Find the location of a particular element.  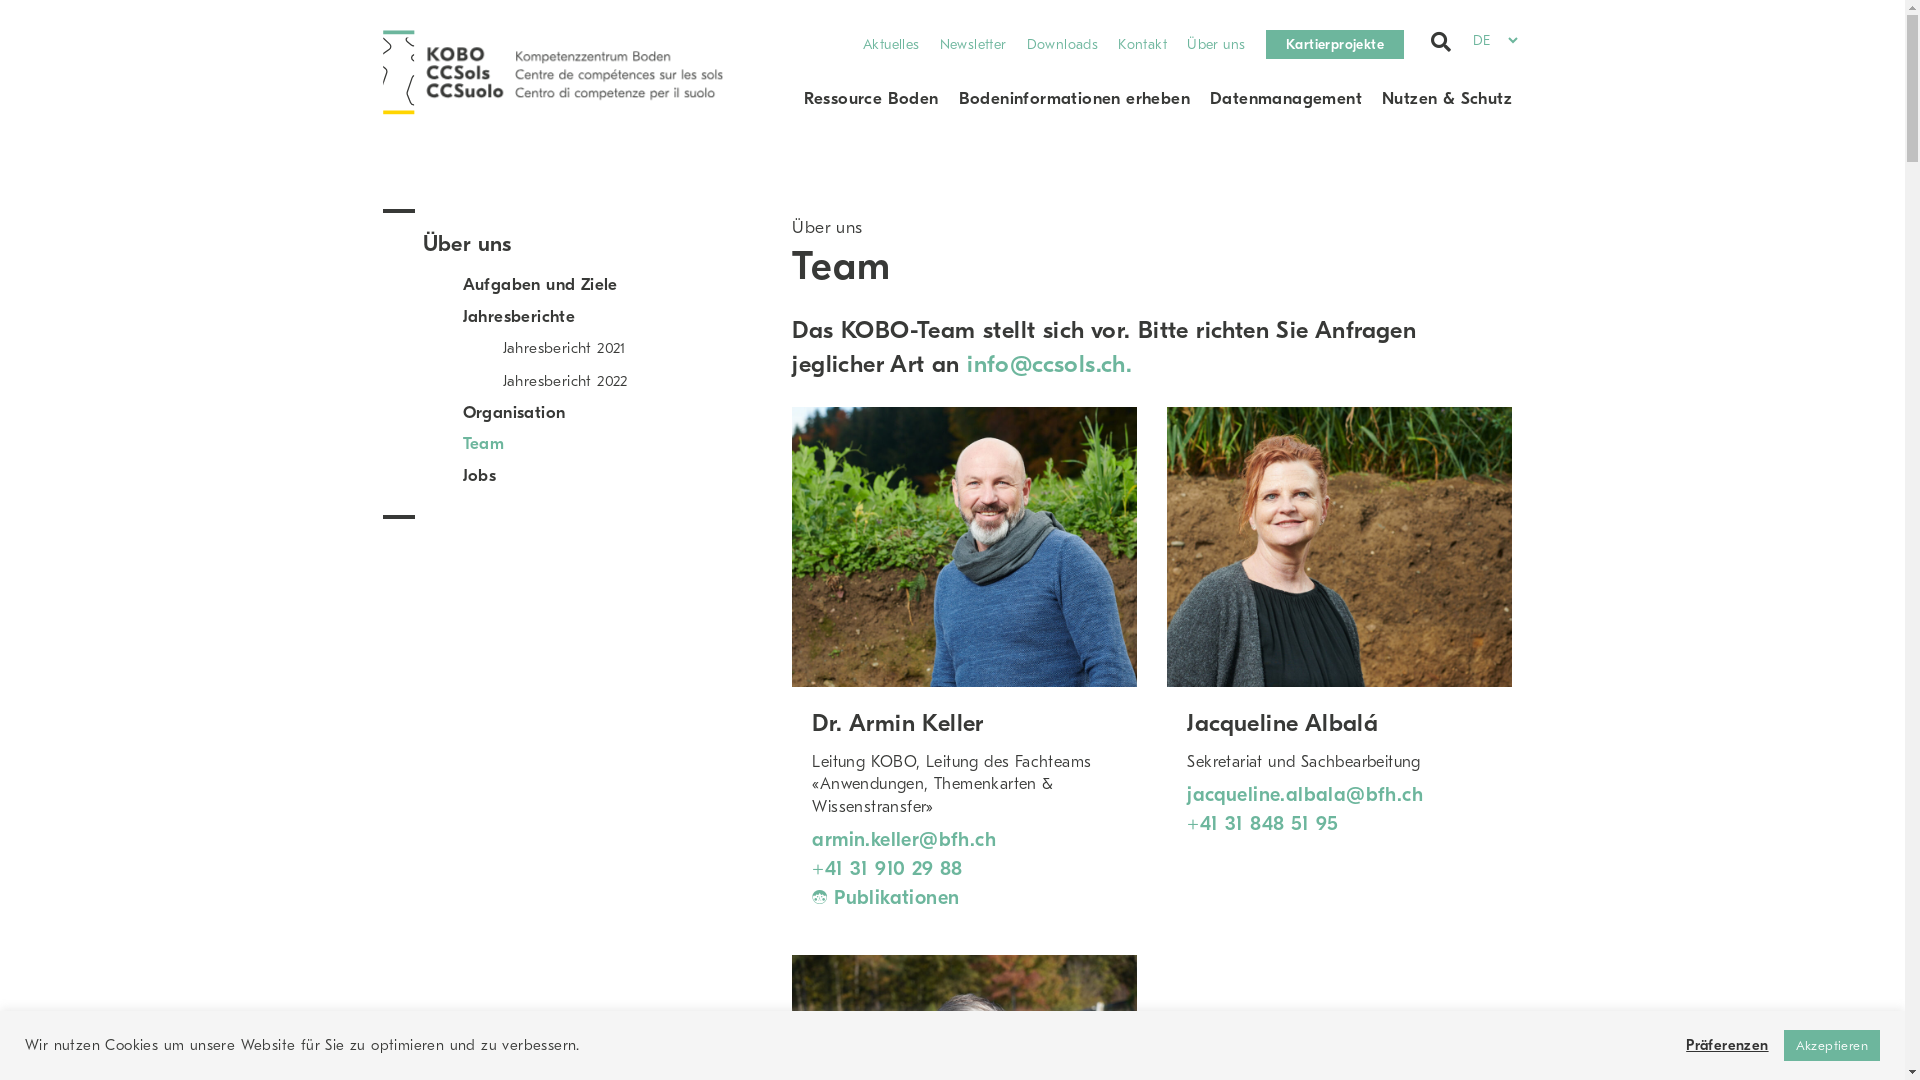

'Aktuelles' is located at coordinates (890, 43).